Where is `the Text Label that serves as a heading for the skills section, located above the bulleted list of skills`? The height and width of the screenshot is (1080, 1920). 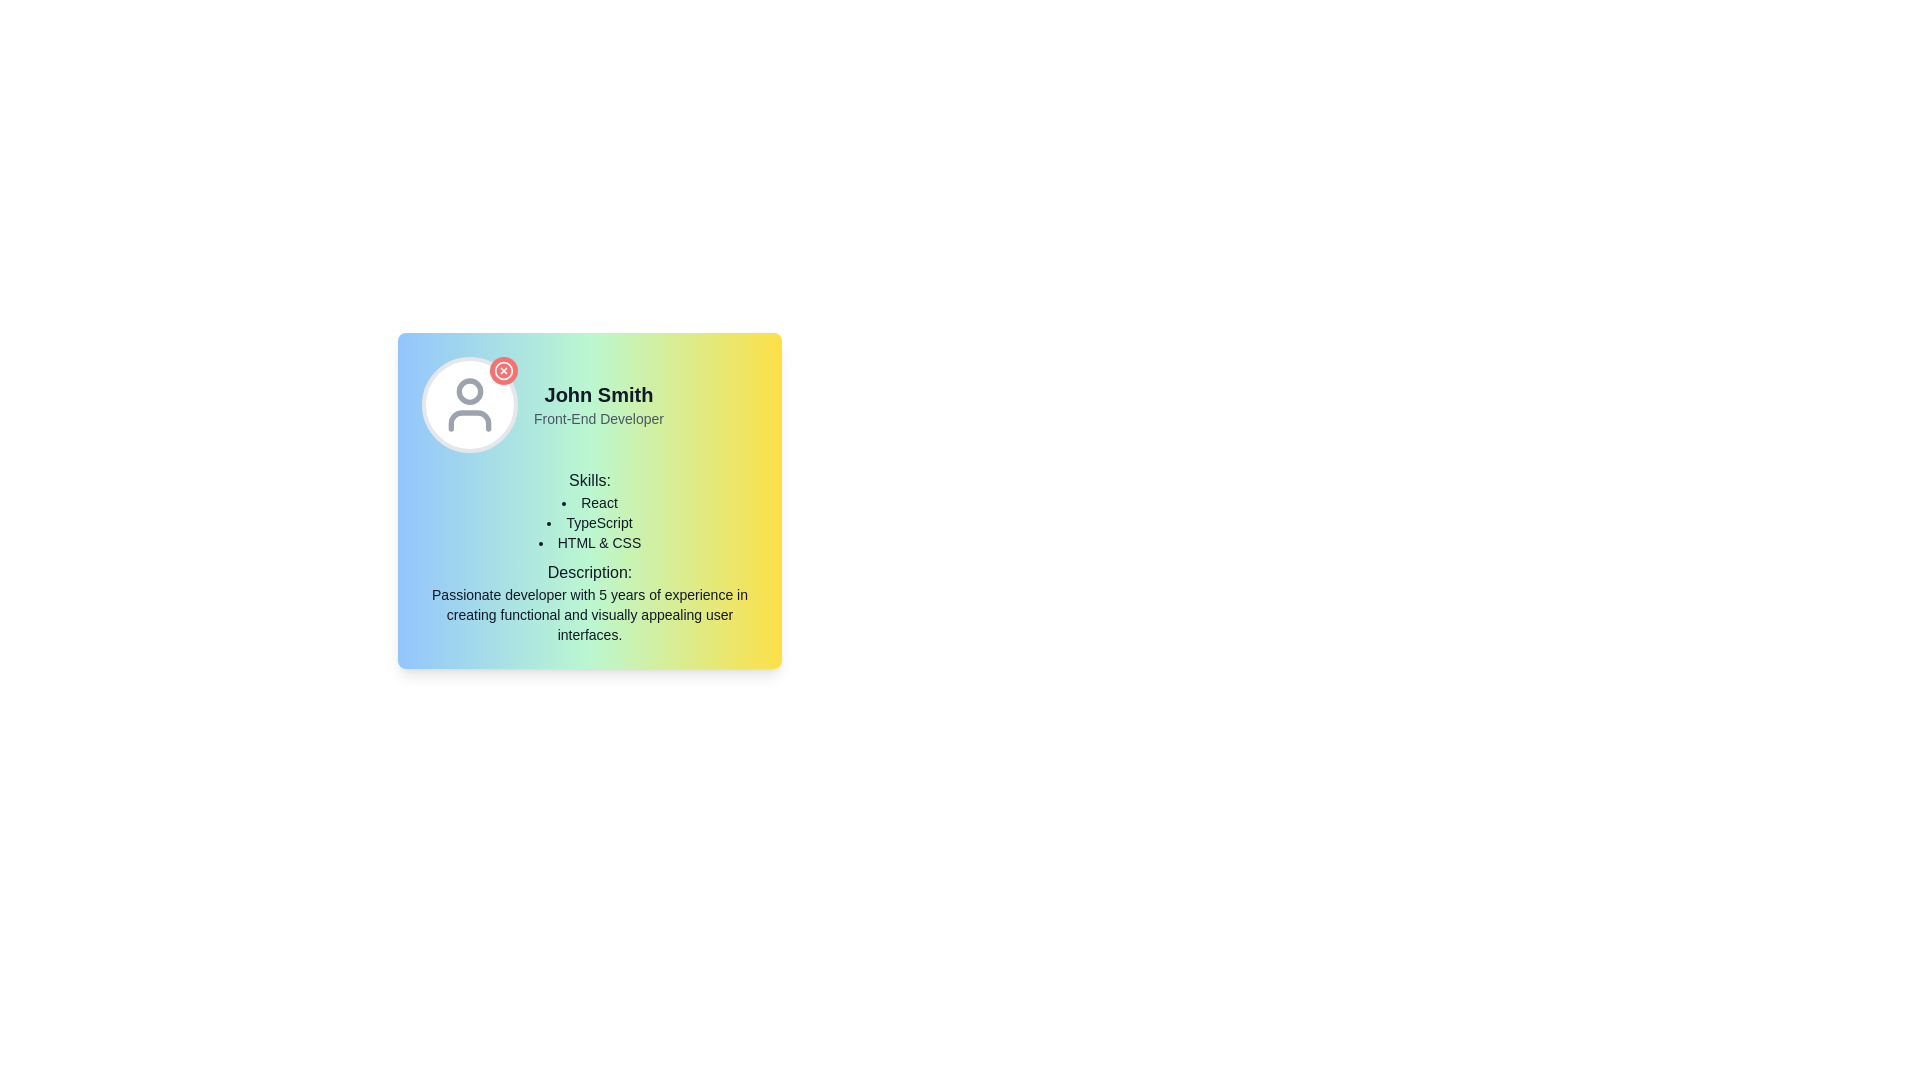 the Text Label that serves as a heading for the skills section, located above the bulleted list of skills is located at coordinates (589, 481).